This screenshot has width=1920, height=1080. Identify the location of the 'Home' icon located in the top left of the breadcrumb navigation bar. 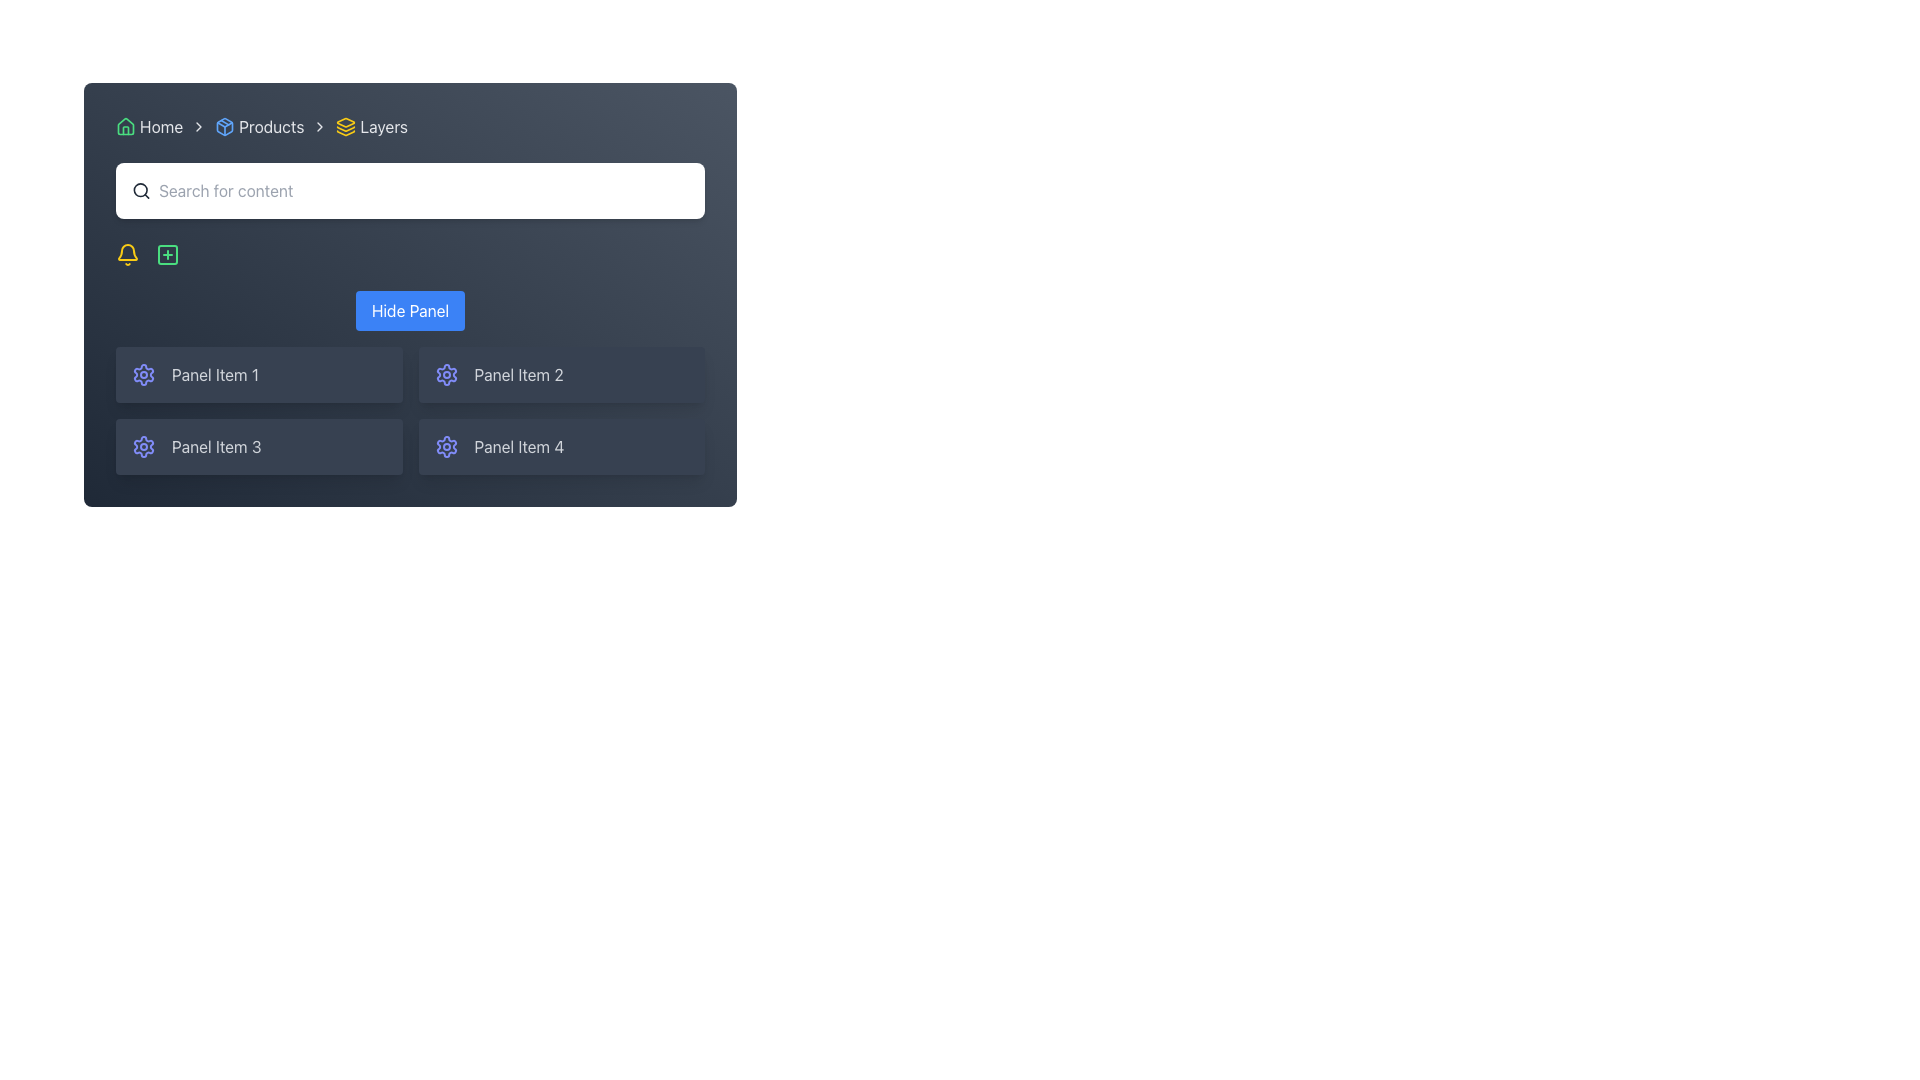
(124, 127).